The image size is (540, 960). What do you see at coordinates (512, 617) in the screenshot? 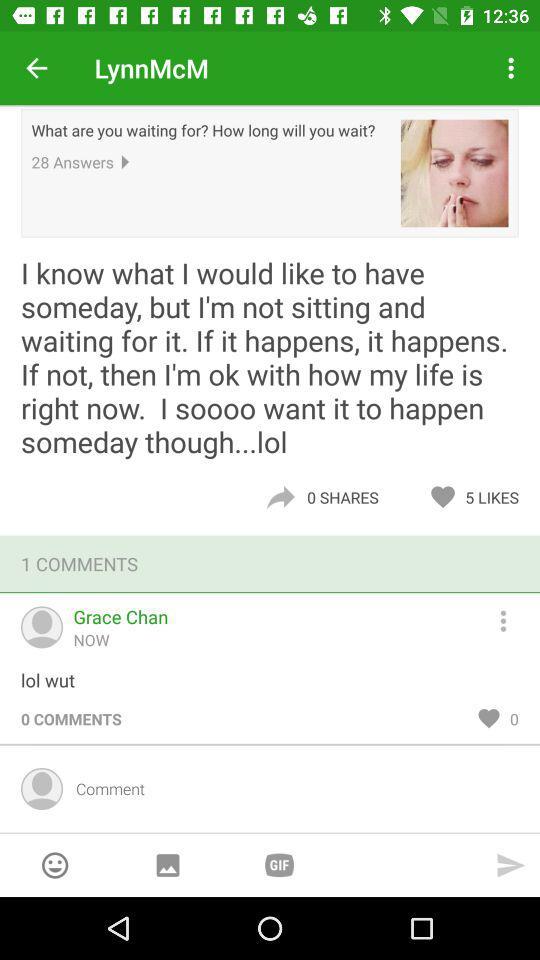
I see `the icon to the right of grace chan icon` at bounding box center [512, 617].